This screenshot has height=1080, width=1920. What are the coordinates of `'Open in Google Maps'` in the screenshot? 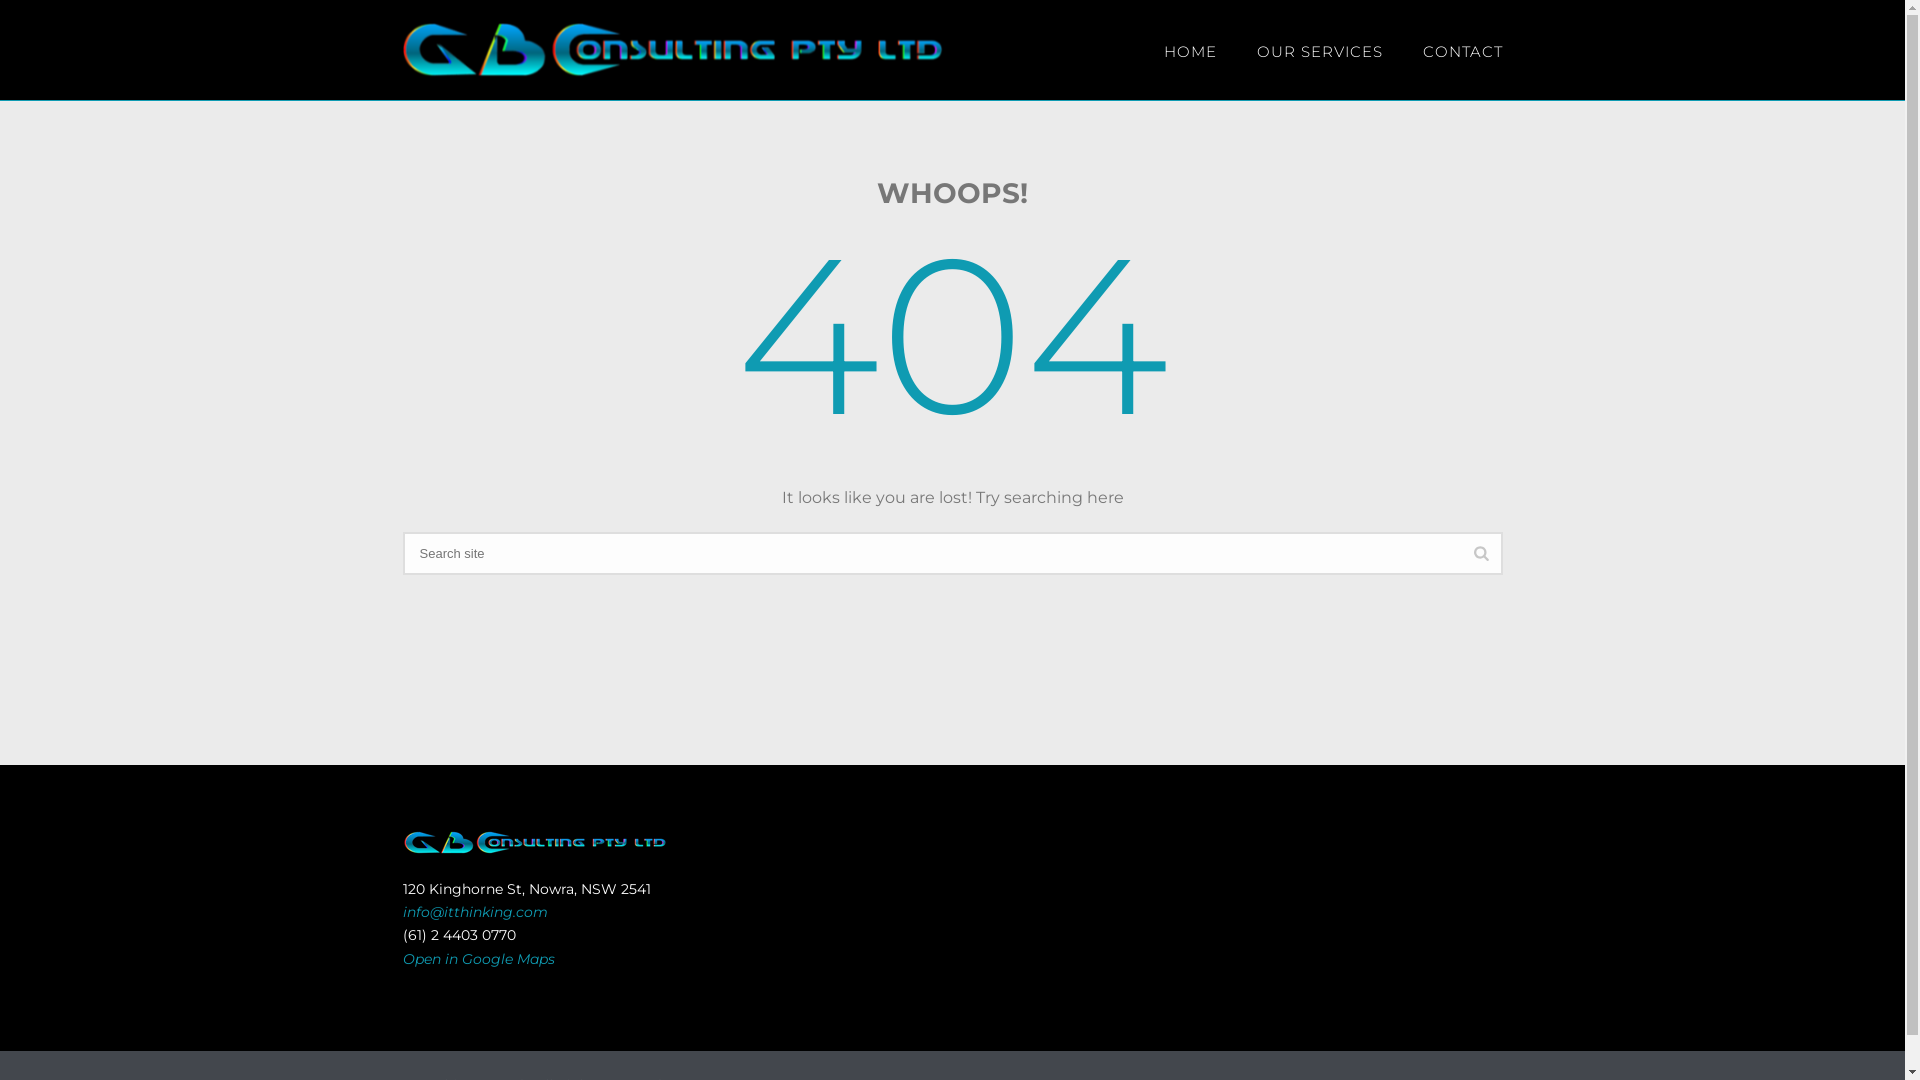 It's located at (477, 958).